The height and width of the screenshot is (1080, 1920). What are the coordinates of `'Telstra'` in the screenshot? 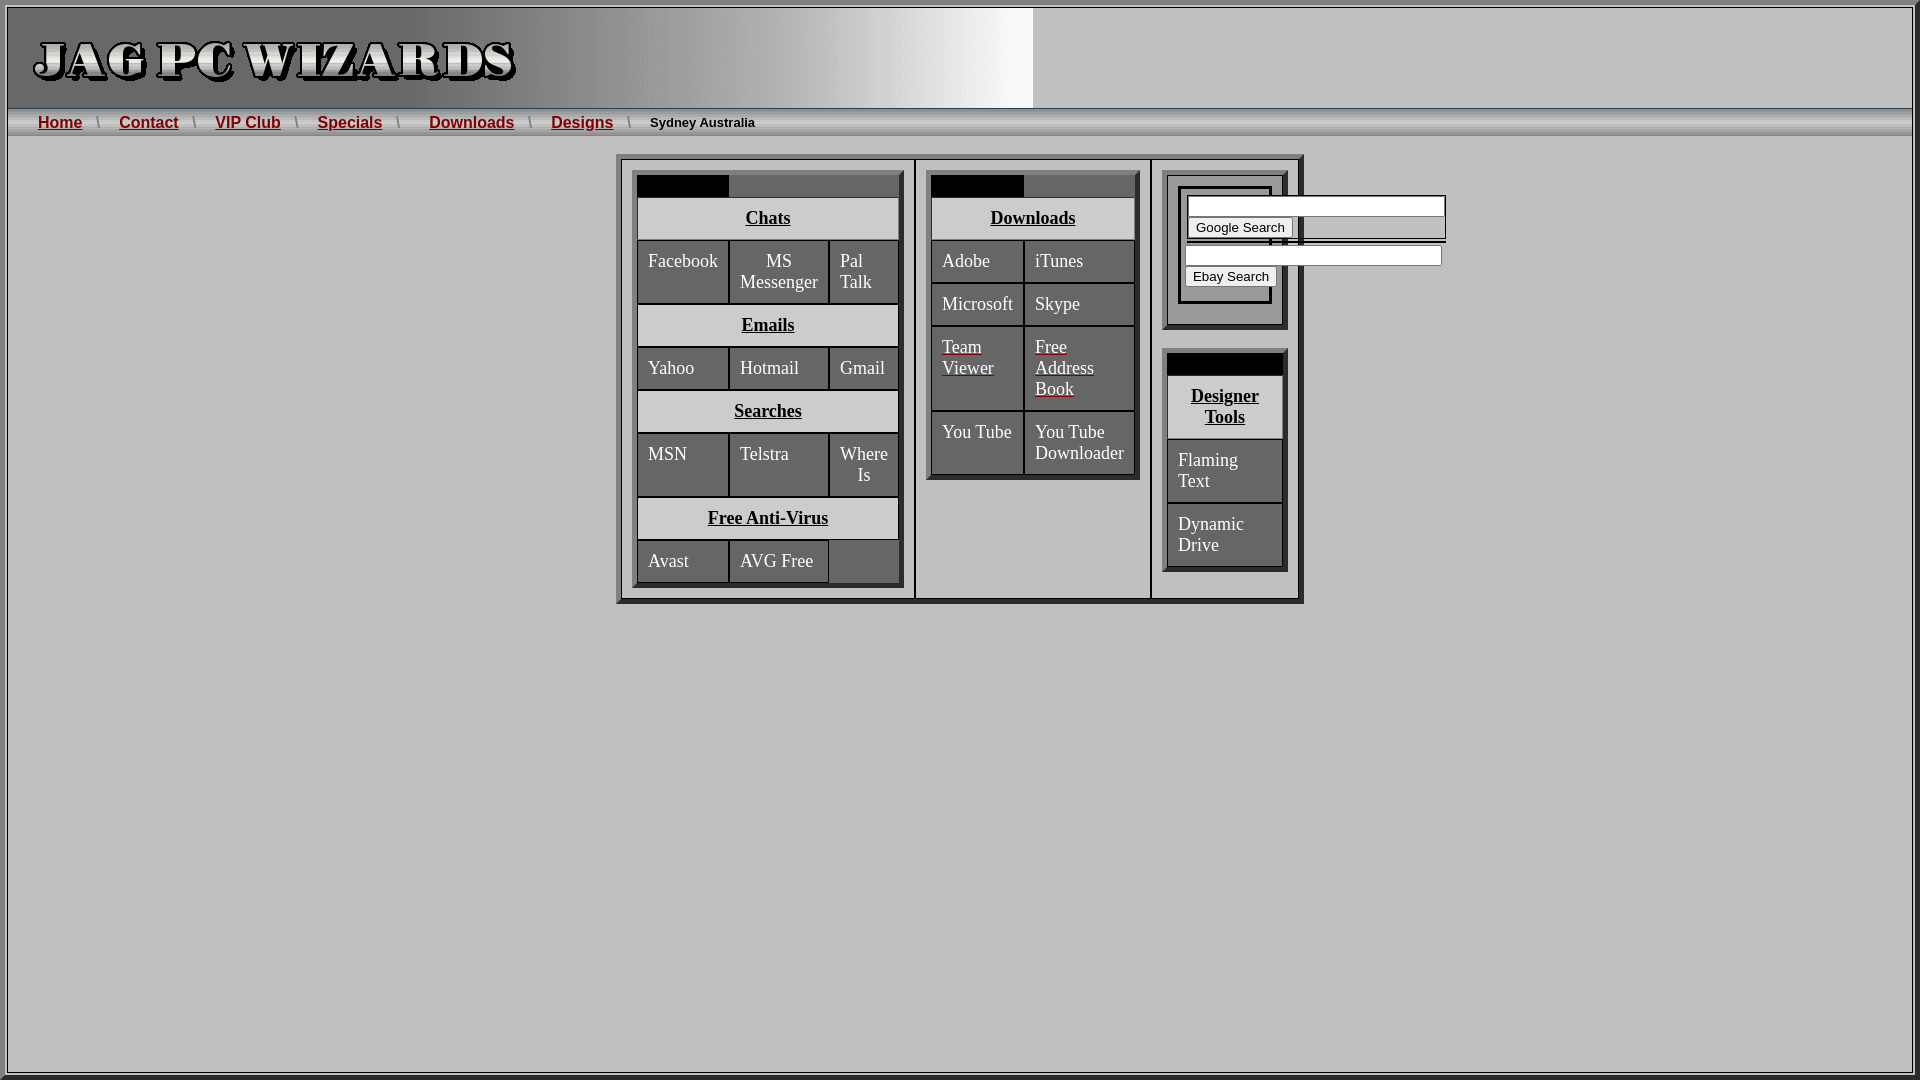 It's located at (763, 454).